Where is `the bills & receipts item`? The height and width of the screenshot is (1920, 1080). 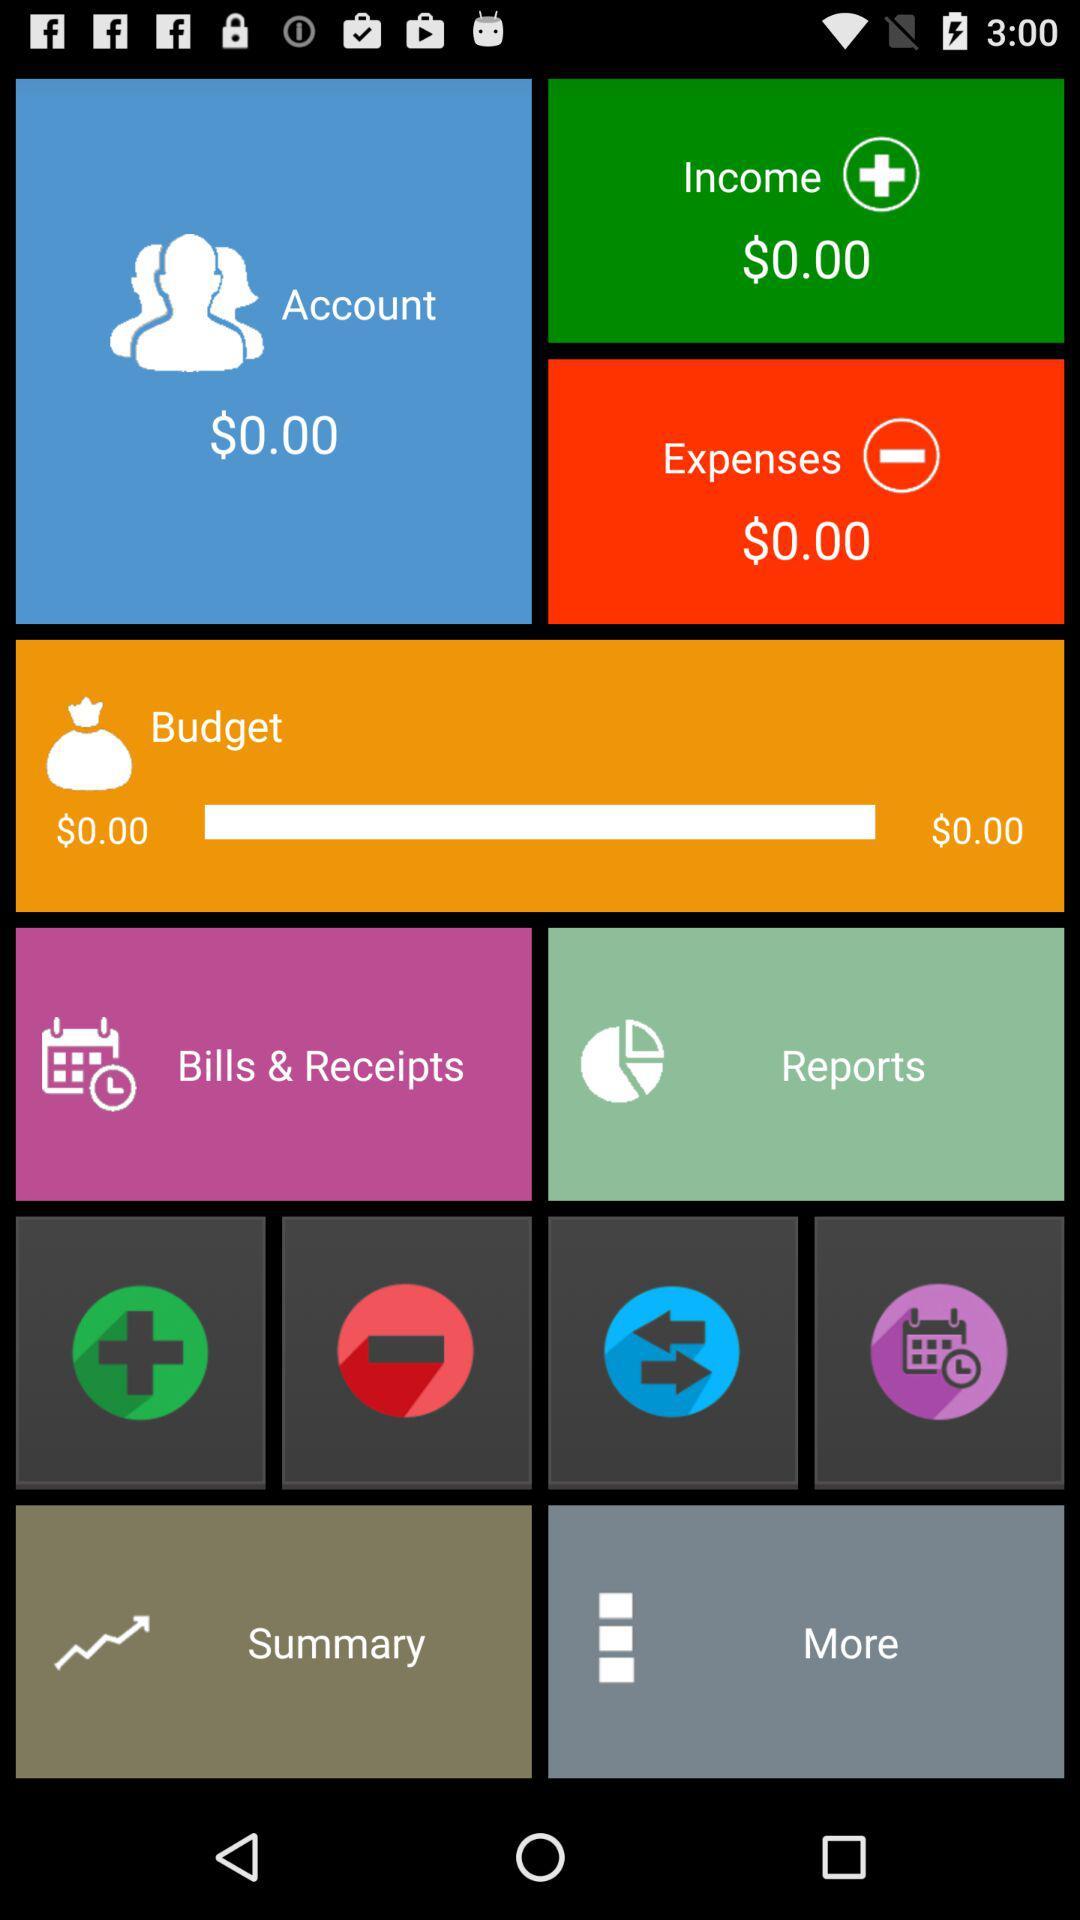
the bills & receipts item is located at coordinates (273, 1063).